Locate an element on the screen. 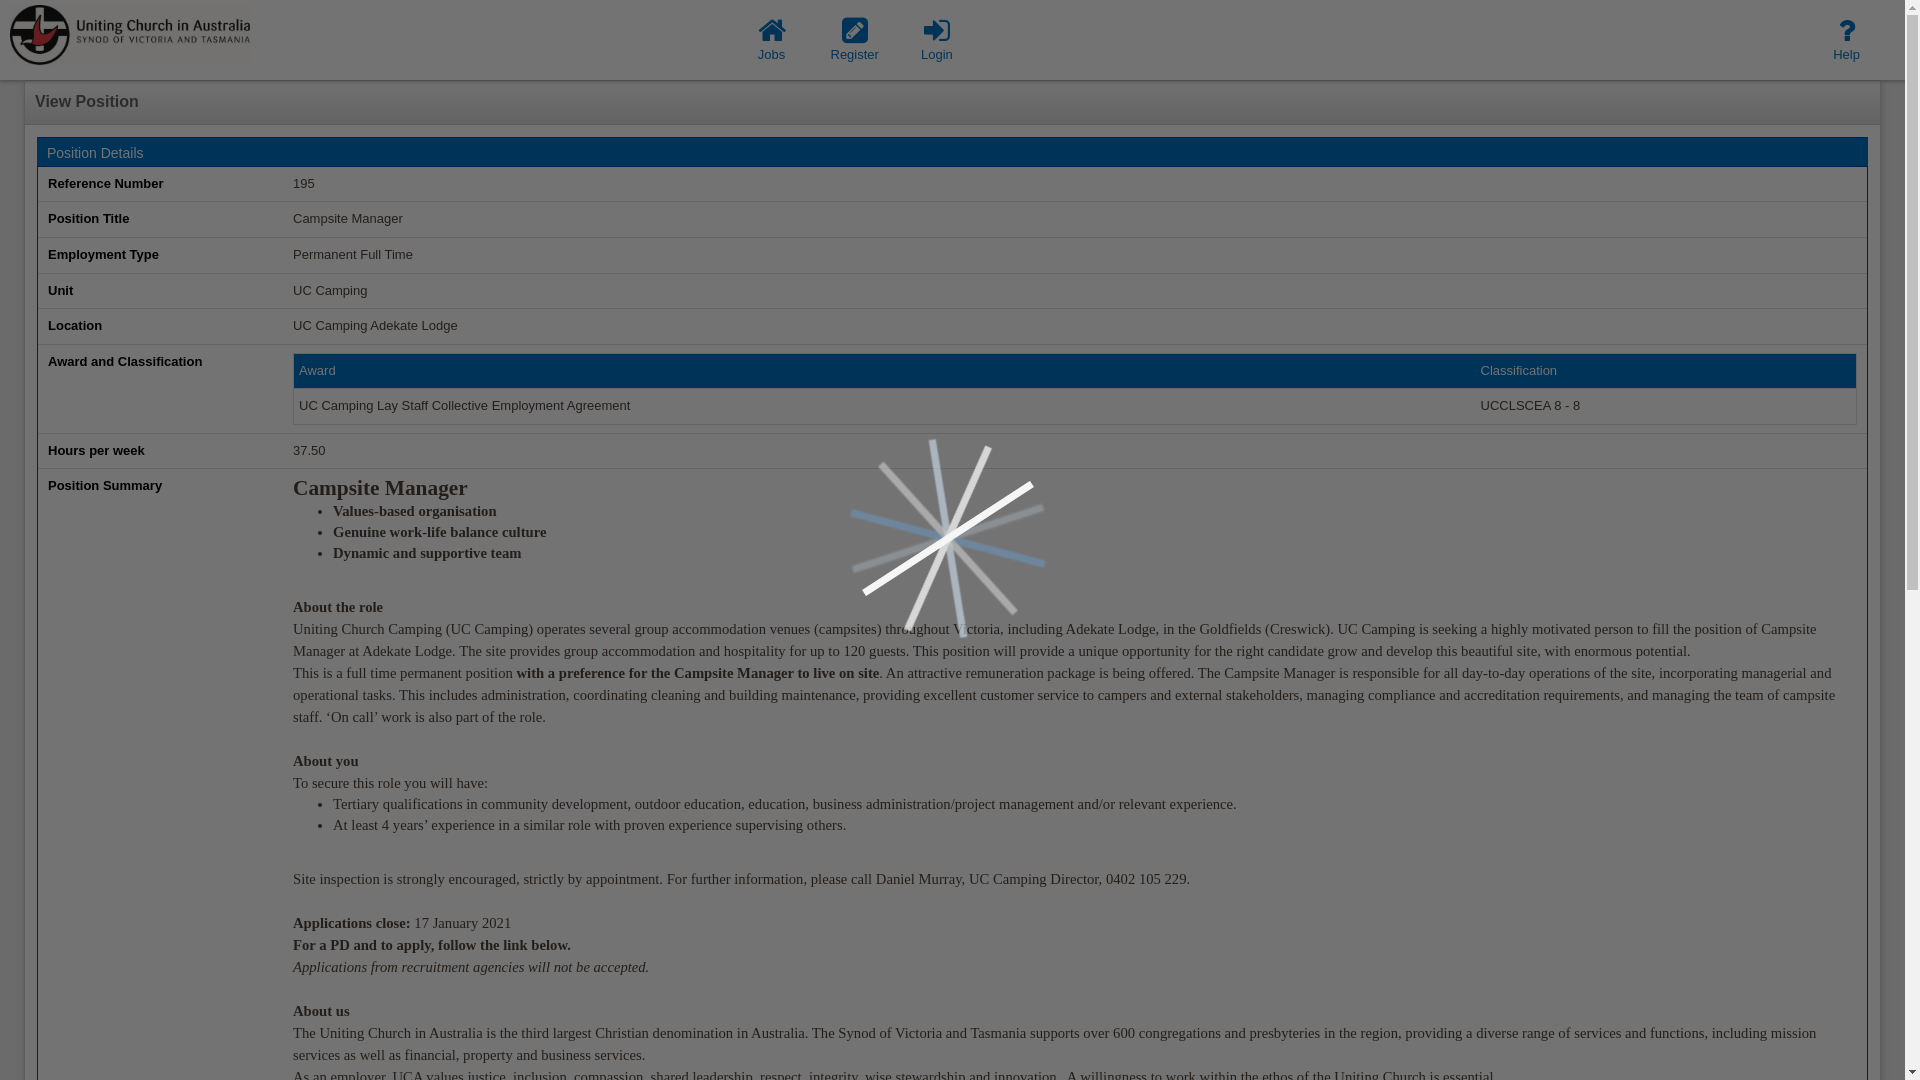  'Help' is located at coordinates (1845, 39).